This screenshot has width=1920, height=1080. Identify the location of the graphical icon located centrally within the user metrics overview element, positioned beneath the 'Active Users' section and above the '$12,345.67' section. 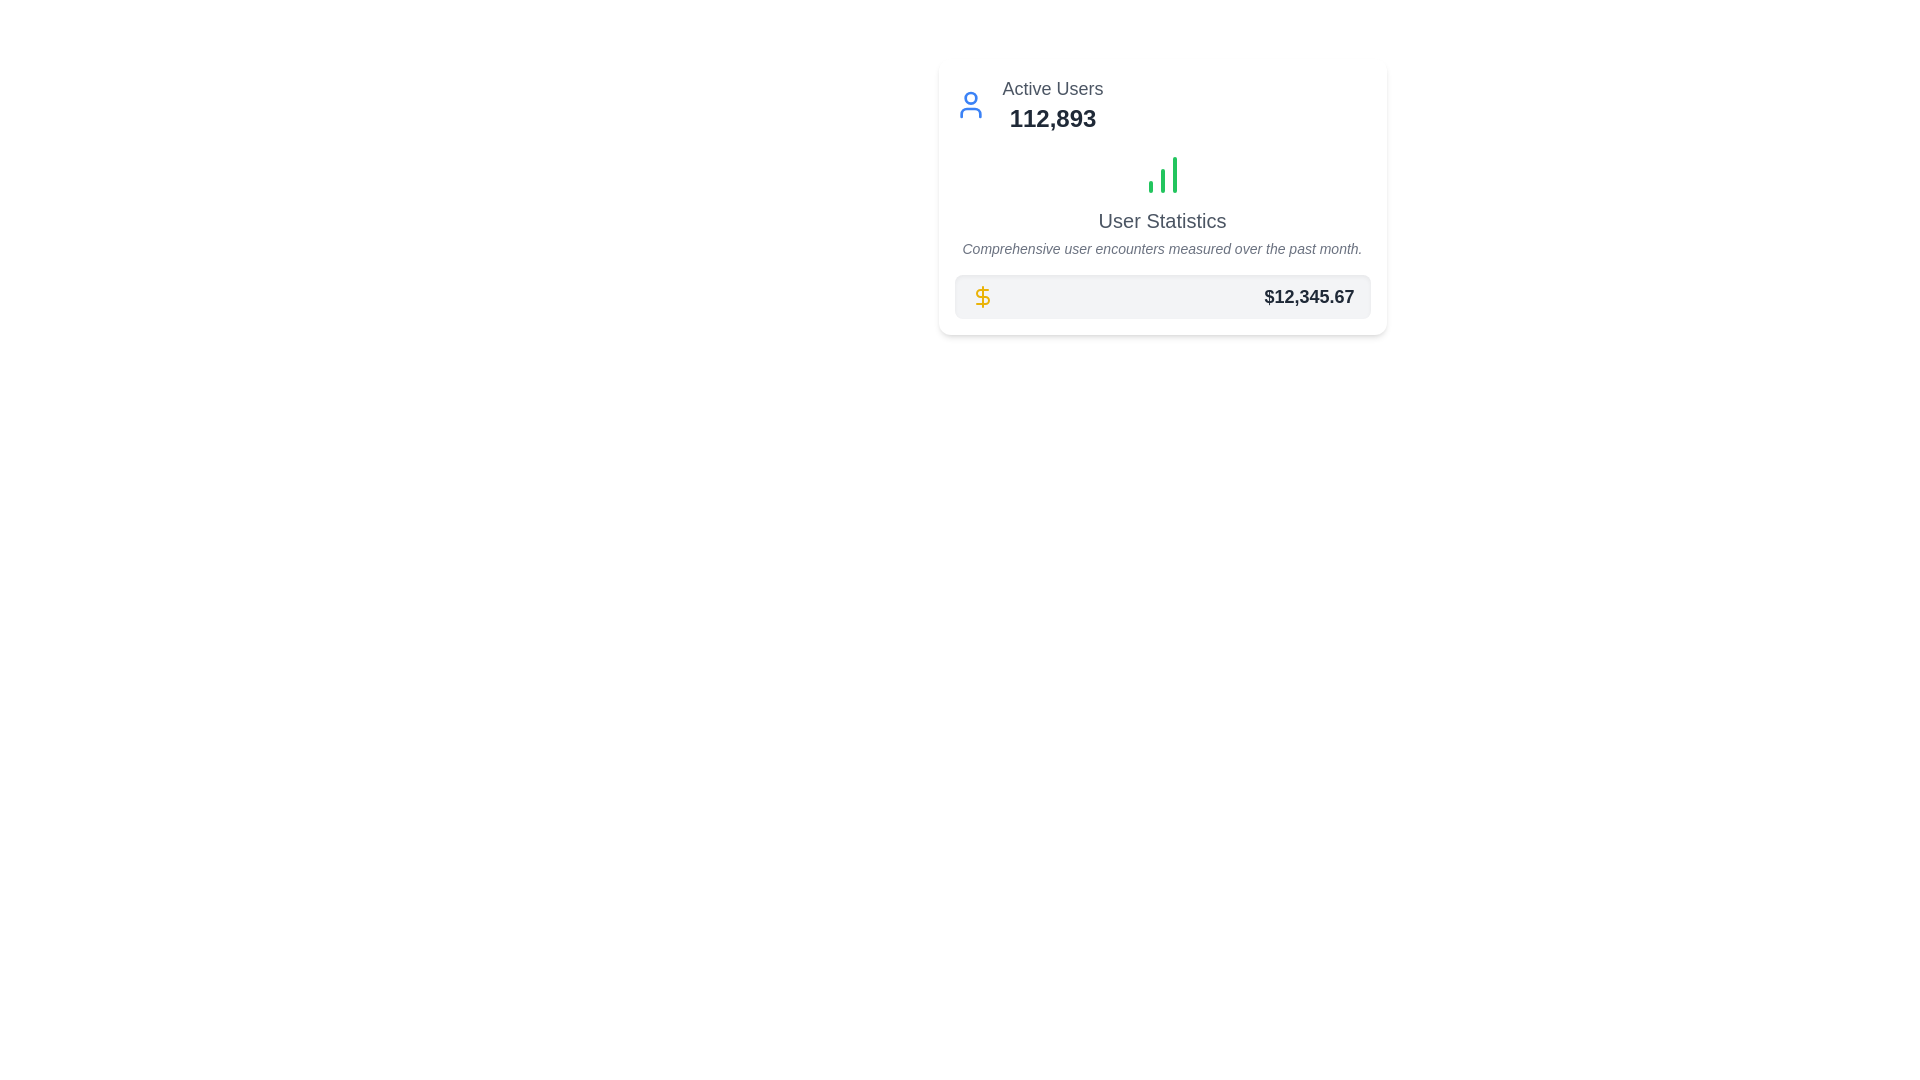
(1162, 204).